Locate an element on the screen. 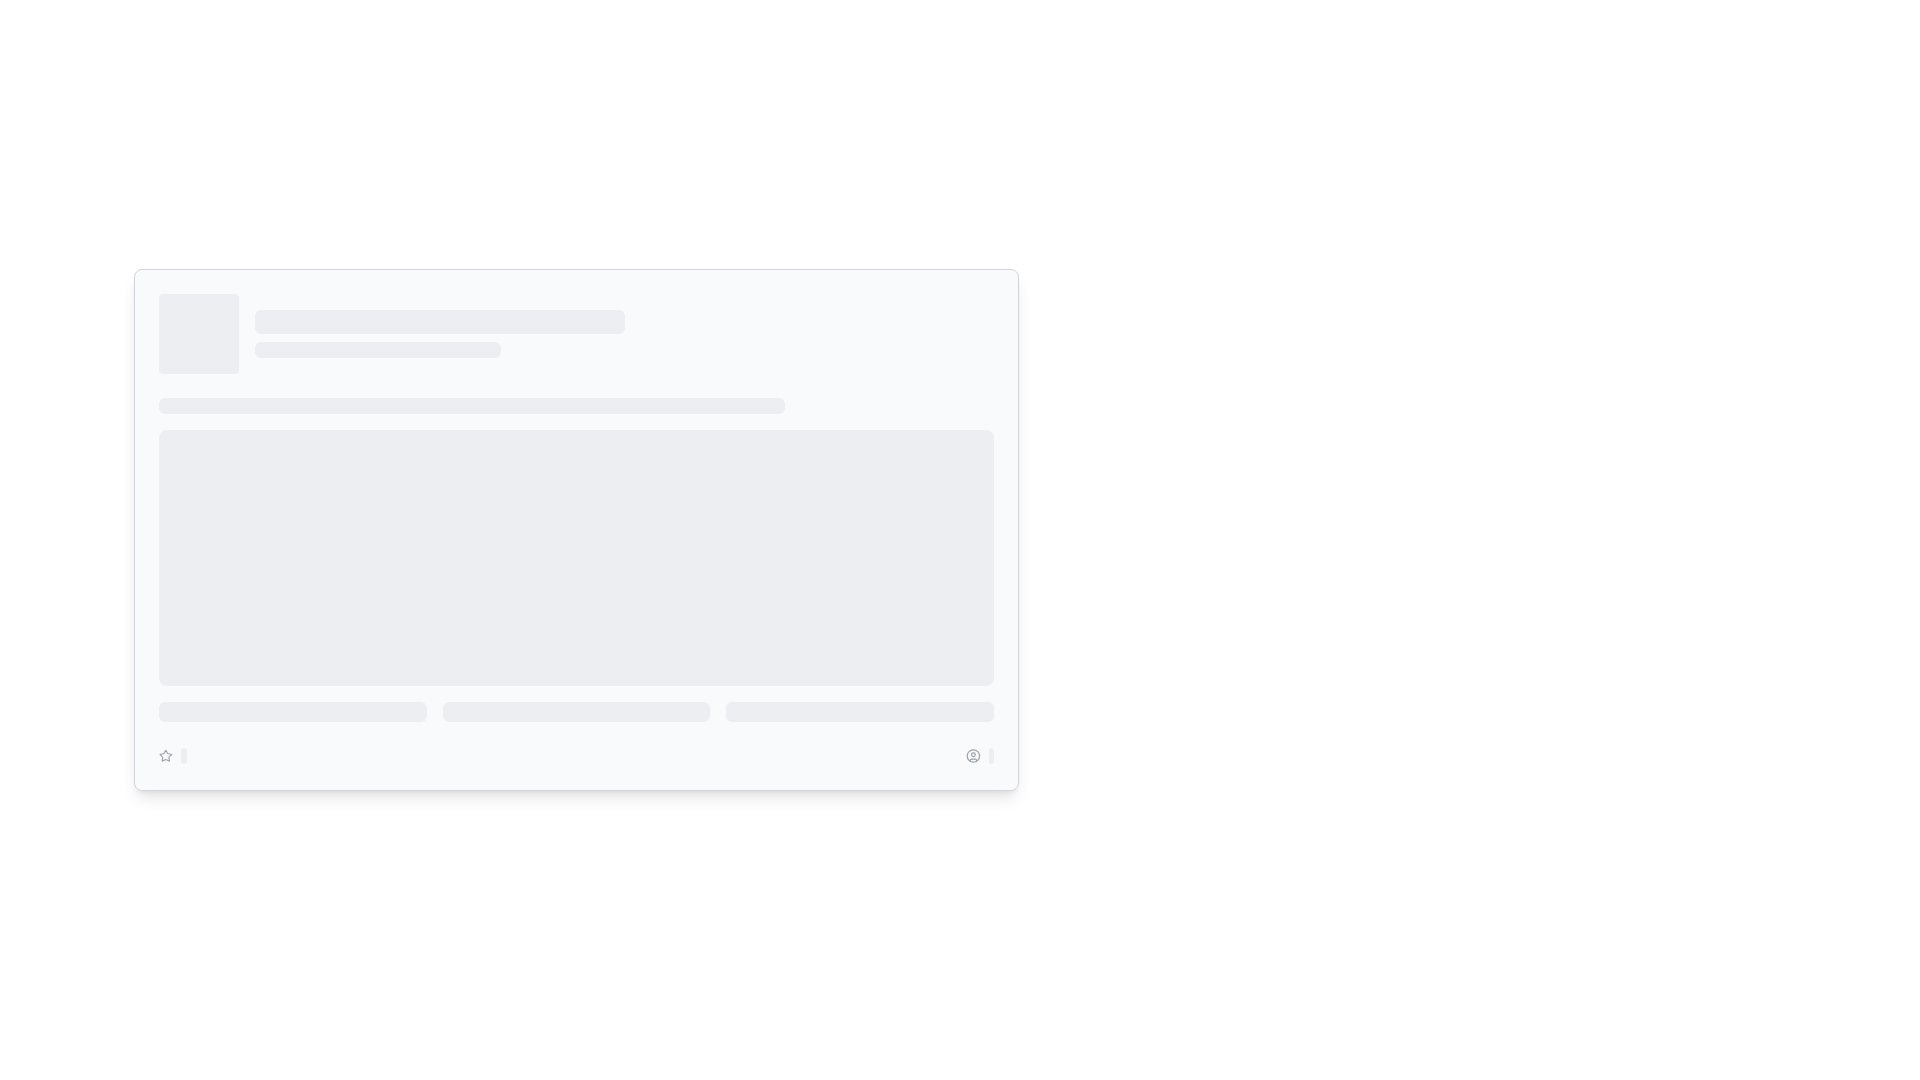  the user profile icon located at the bottom-right corner of the interface, adjacent to a rounded gray rectangle is located at coordinates (973, 756).